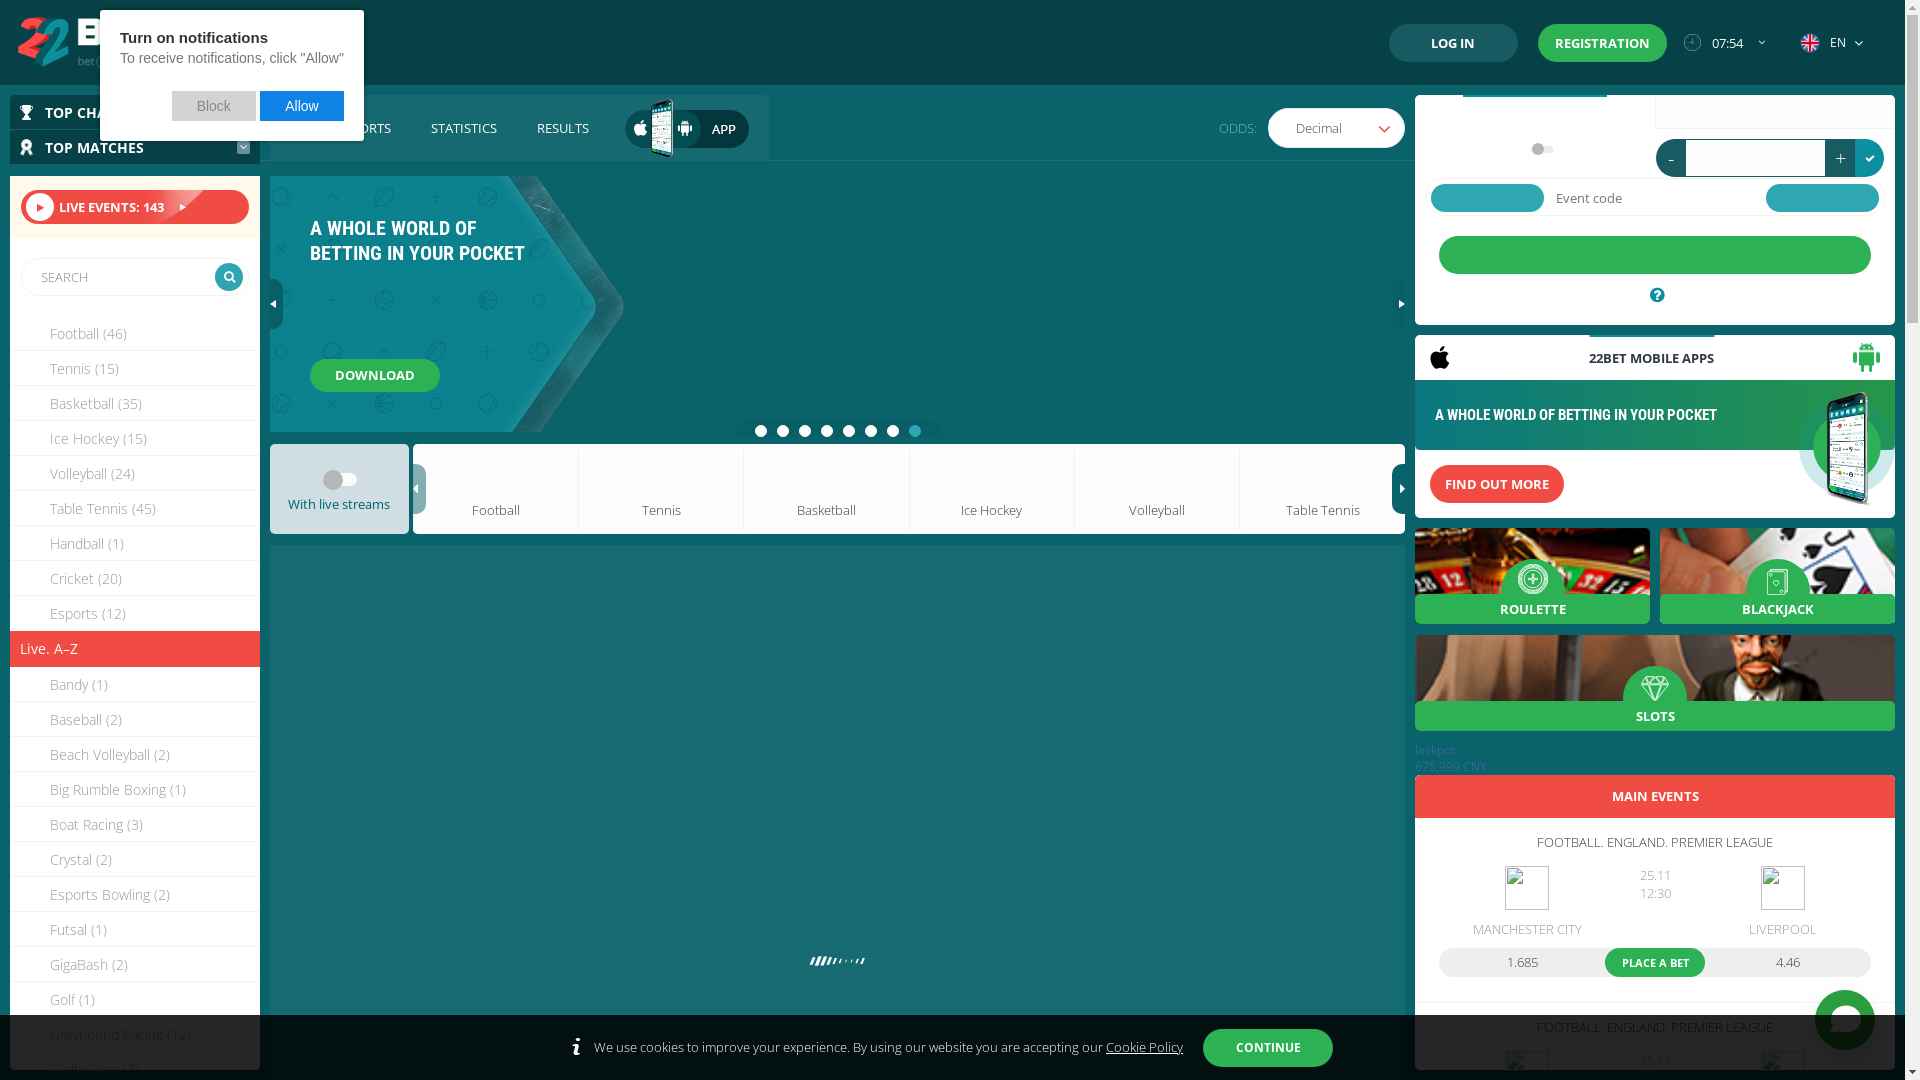 The height and width of the screenshot is (1080, 1920). I want to click on 'Boat Racing, so click(133, 824).